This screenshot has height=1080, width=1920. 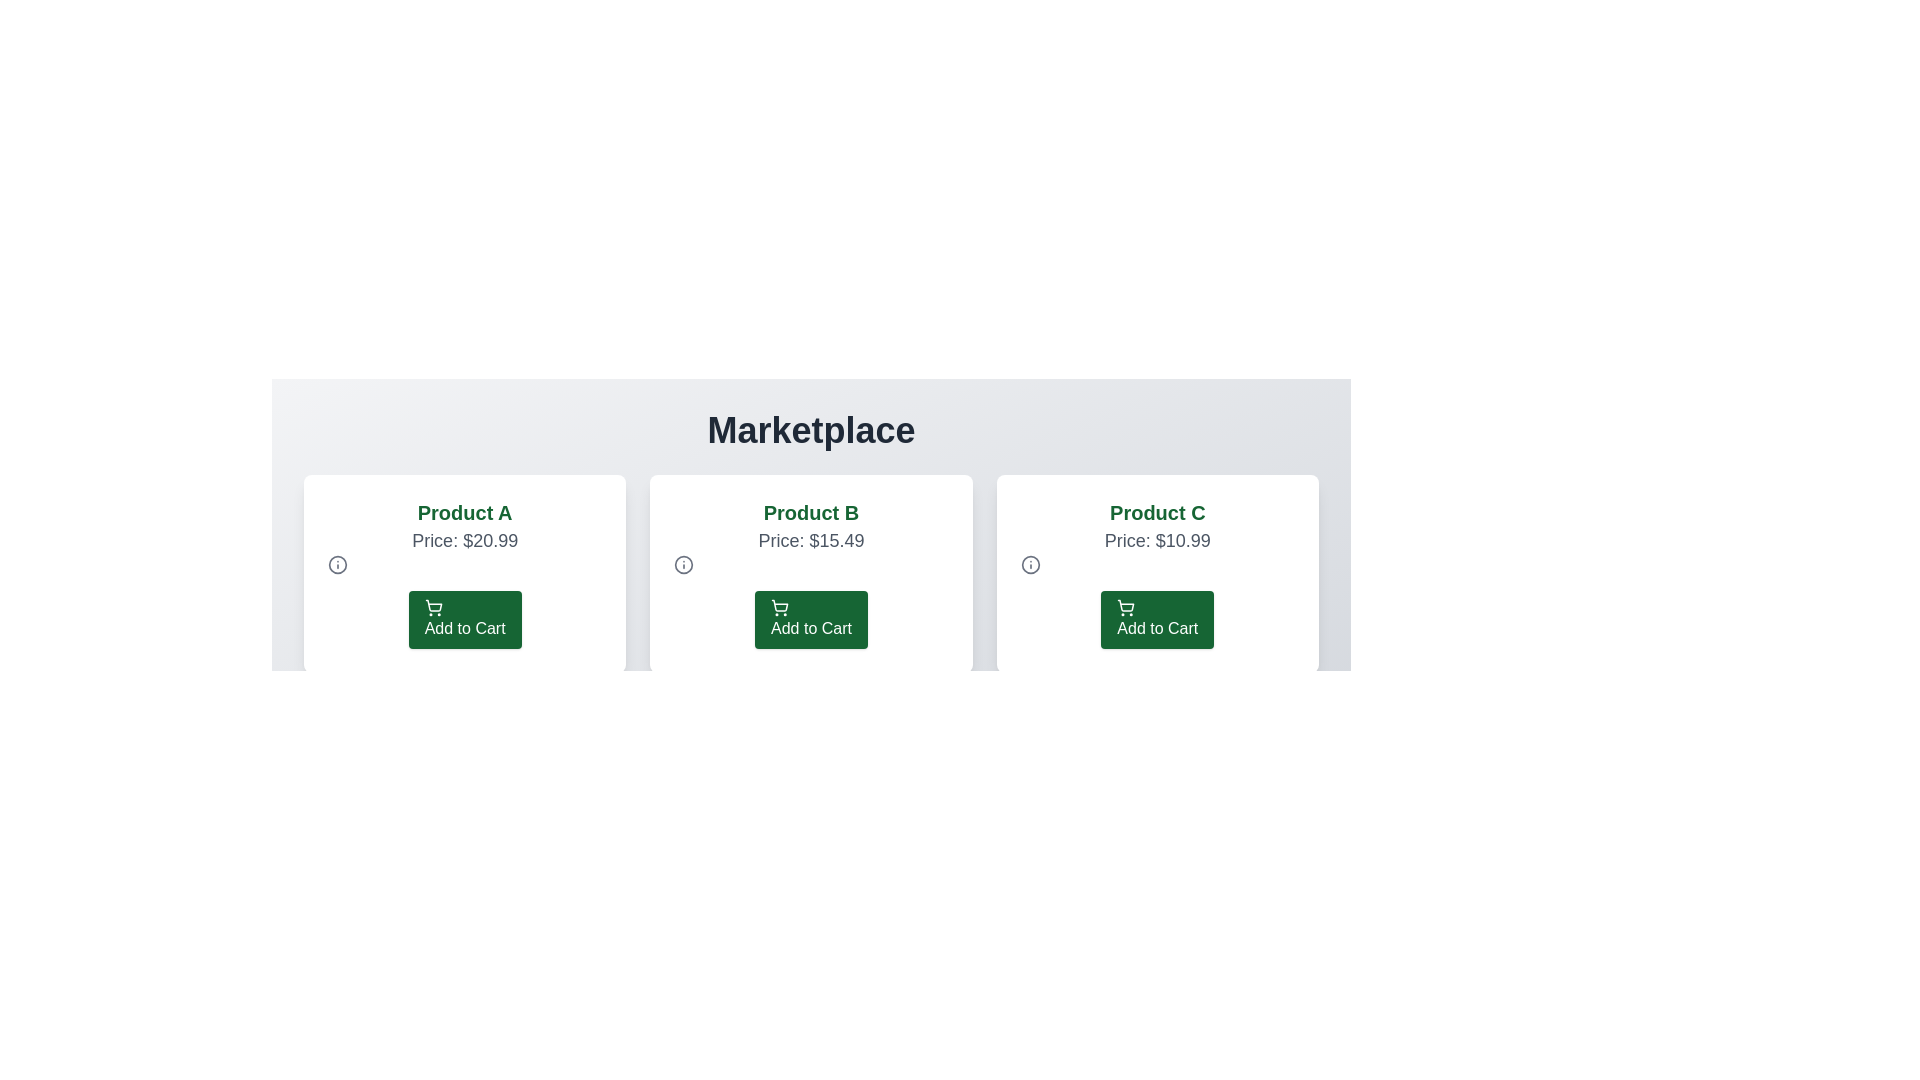 I want to click on the prominently styled green text label reading 'Product C', which is located at the top of the card on the rightmost side of the marketplace display, so click(x=1157, y=512).